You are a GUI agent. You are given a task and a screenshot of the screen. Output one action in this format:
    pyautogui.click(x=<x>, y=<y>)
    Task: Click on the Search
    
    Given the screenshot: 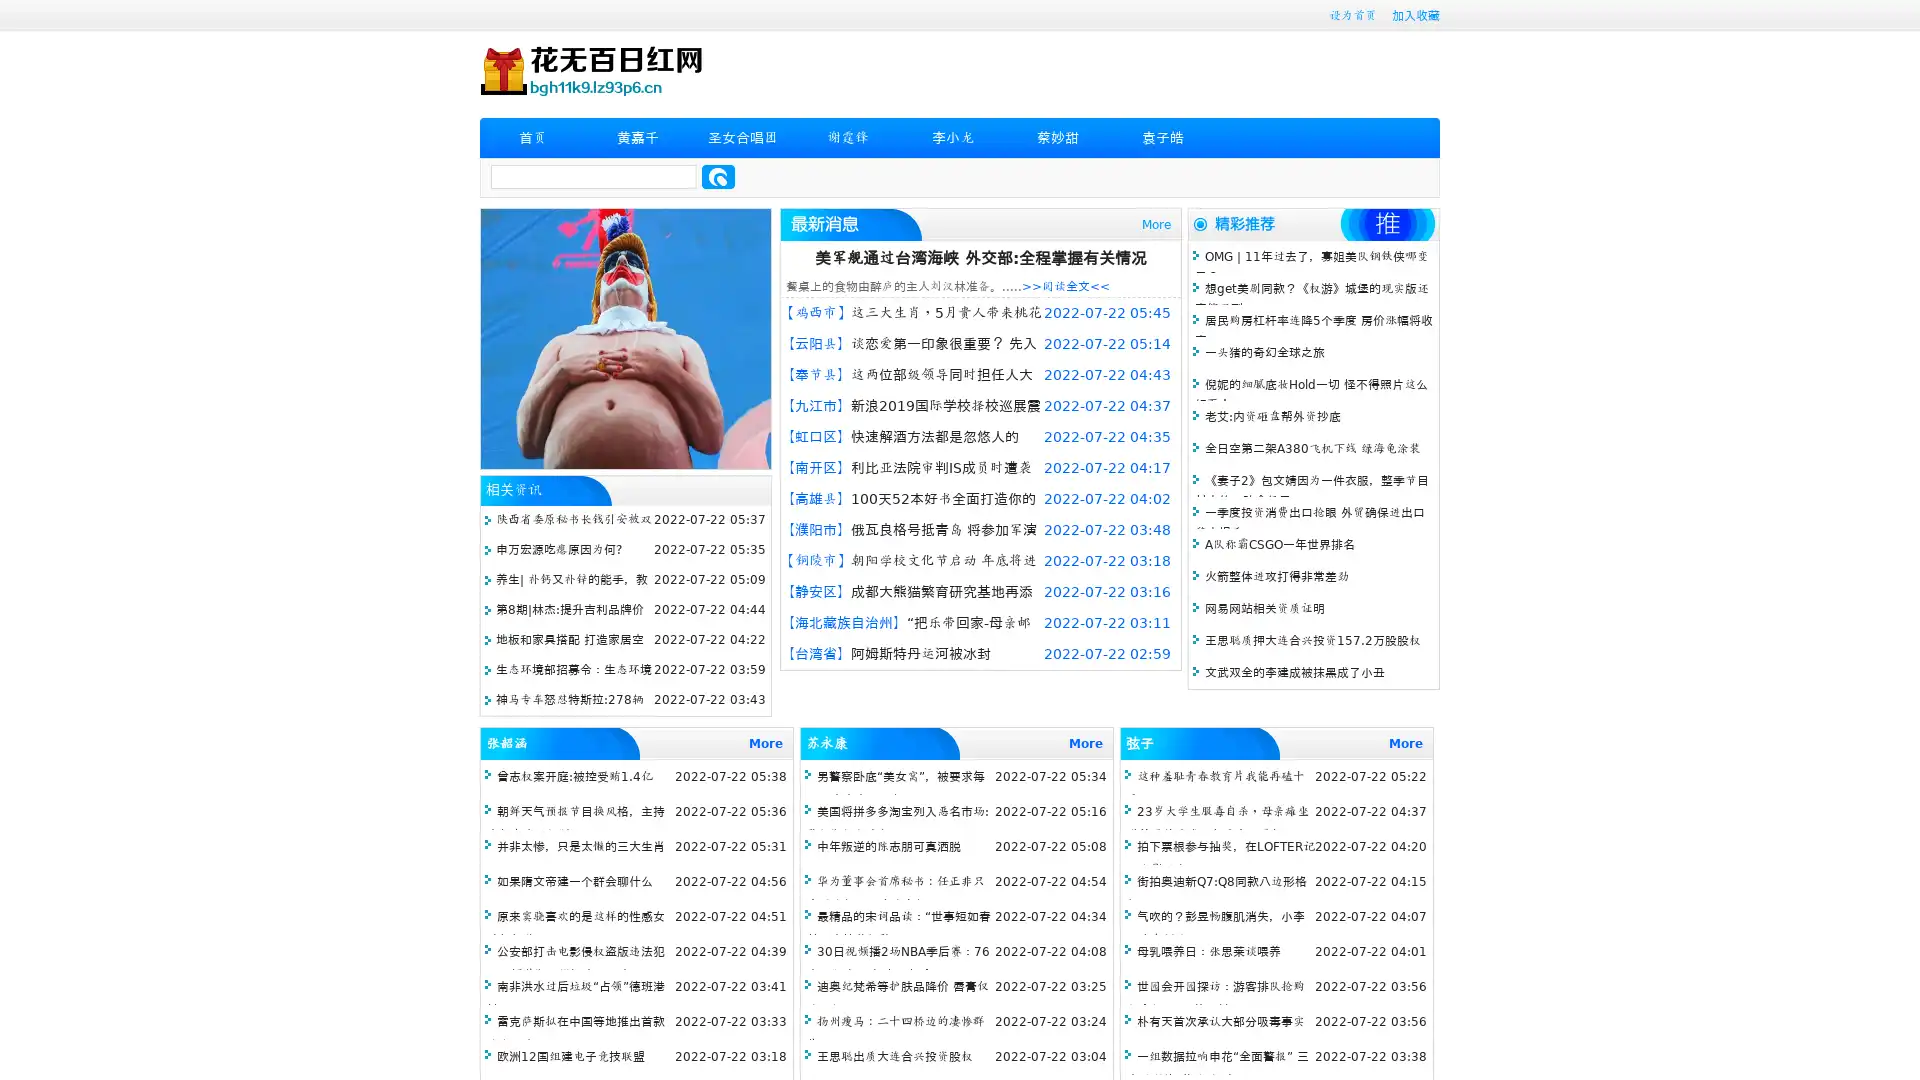 What is the action you would take?
    pyautogui.click(x=718, y=176)
    